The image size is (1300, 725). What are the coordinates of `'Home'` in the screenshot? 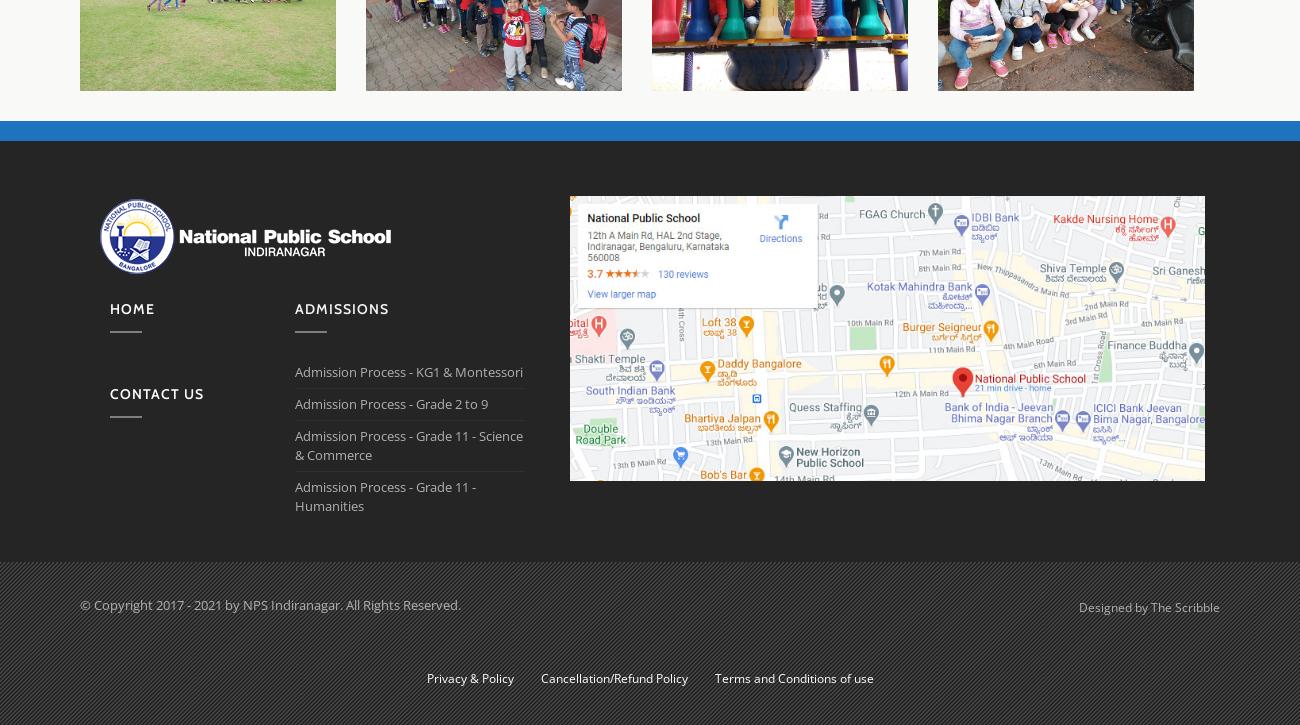 It's located at (131, 308).